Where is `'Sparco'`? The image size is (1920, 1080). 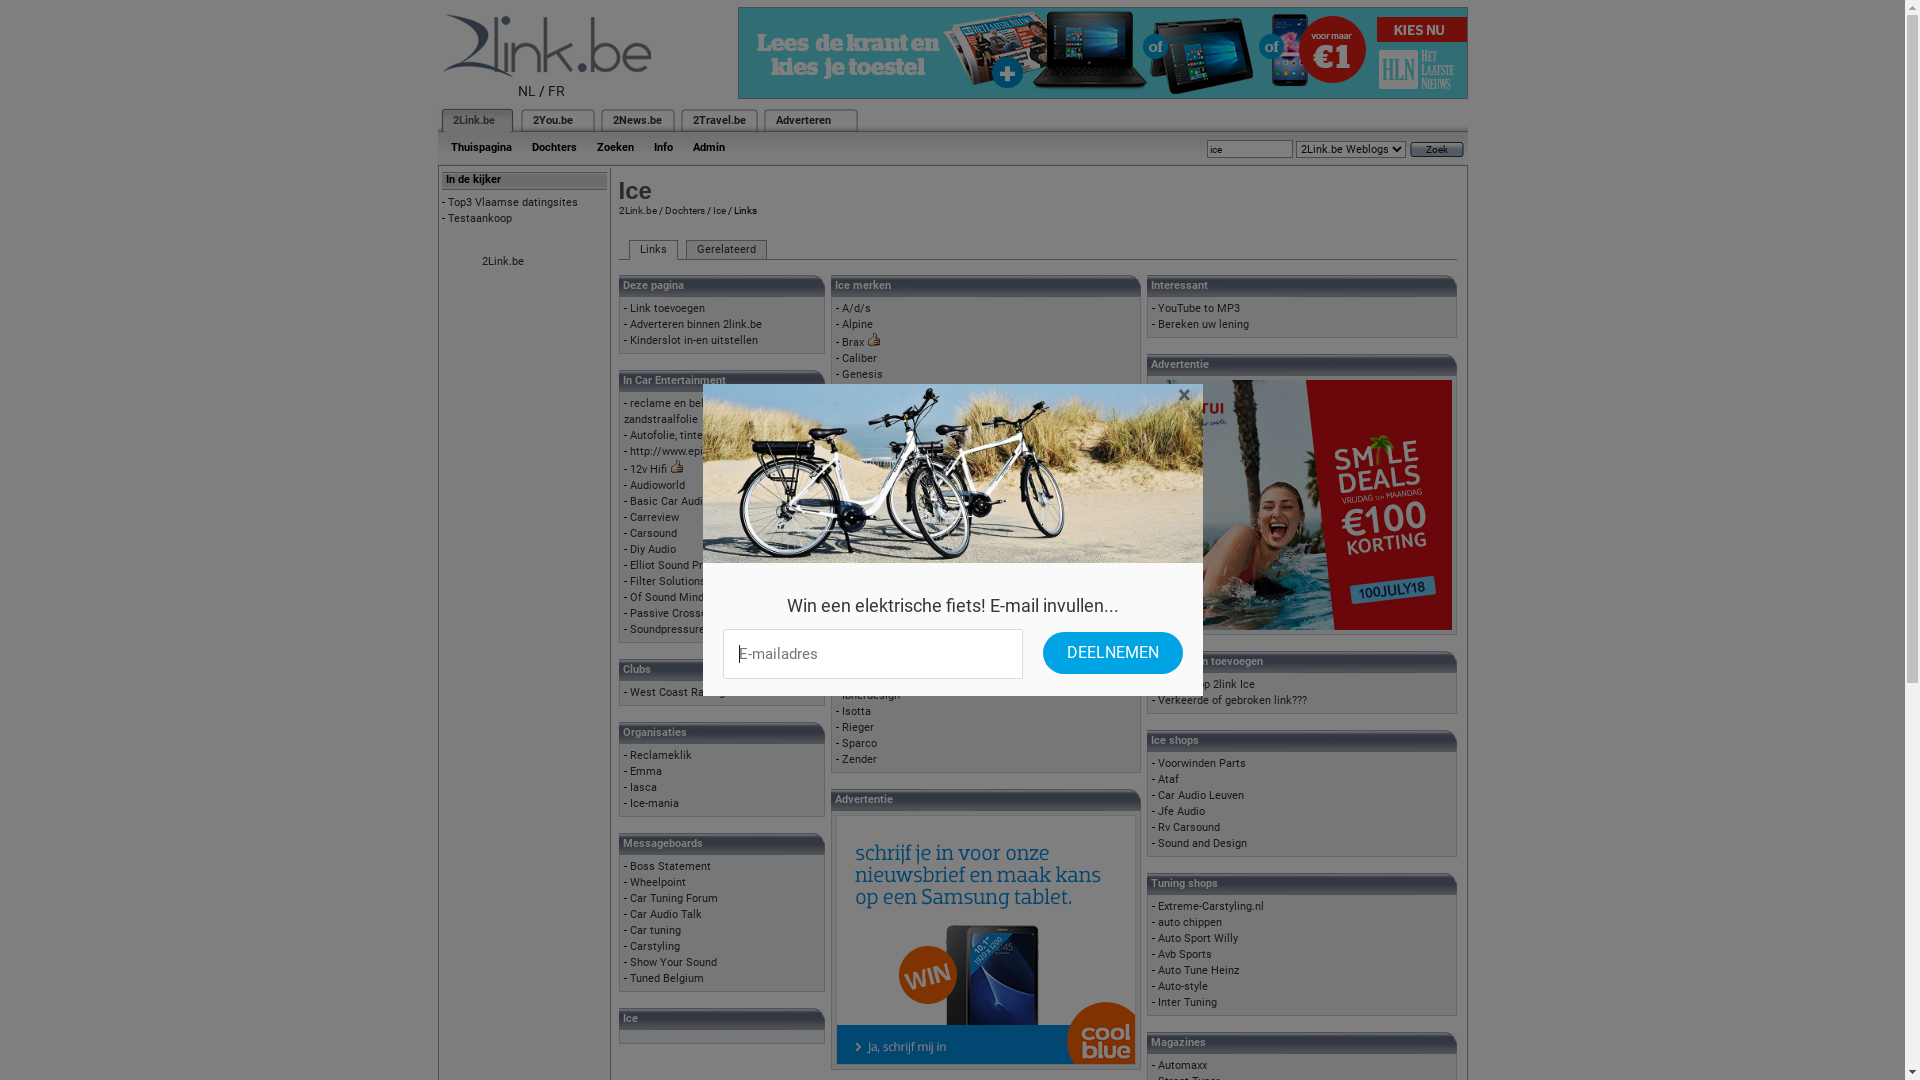 'Sparco' is located at coordinates (859, 743).